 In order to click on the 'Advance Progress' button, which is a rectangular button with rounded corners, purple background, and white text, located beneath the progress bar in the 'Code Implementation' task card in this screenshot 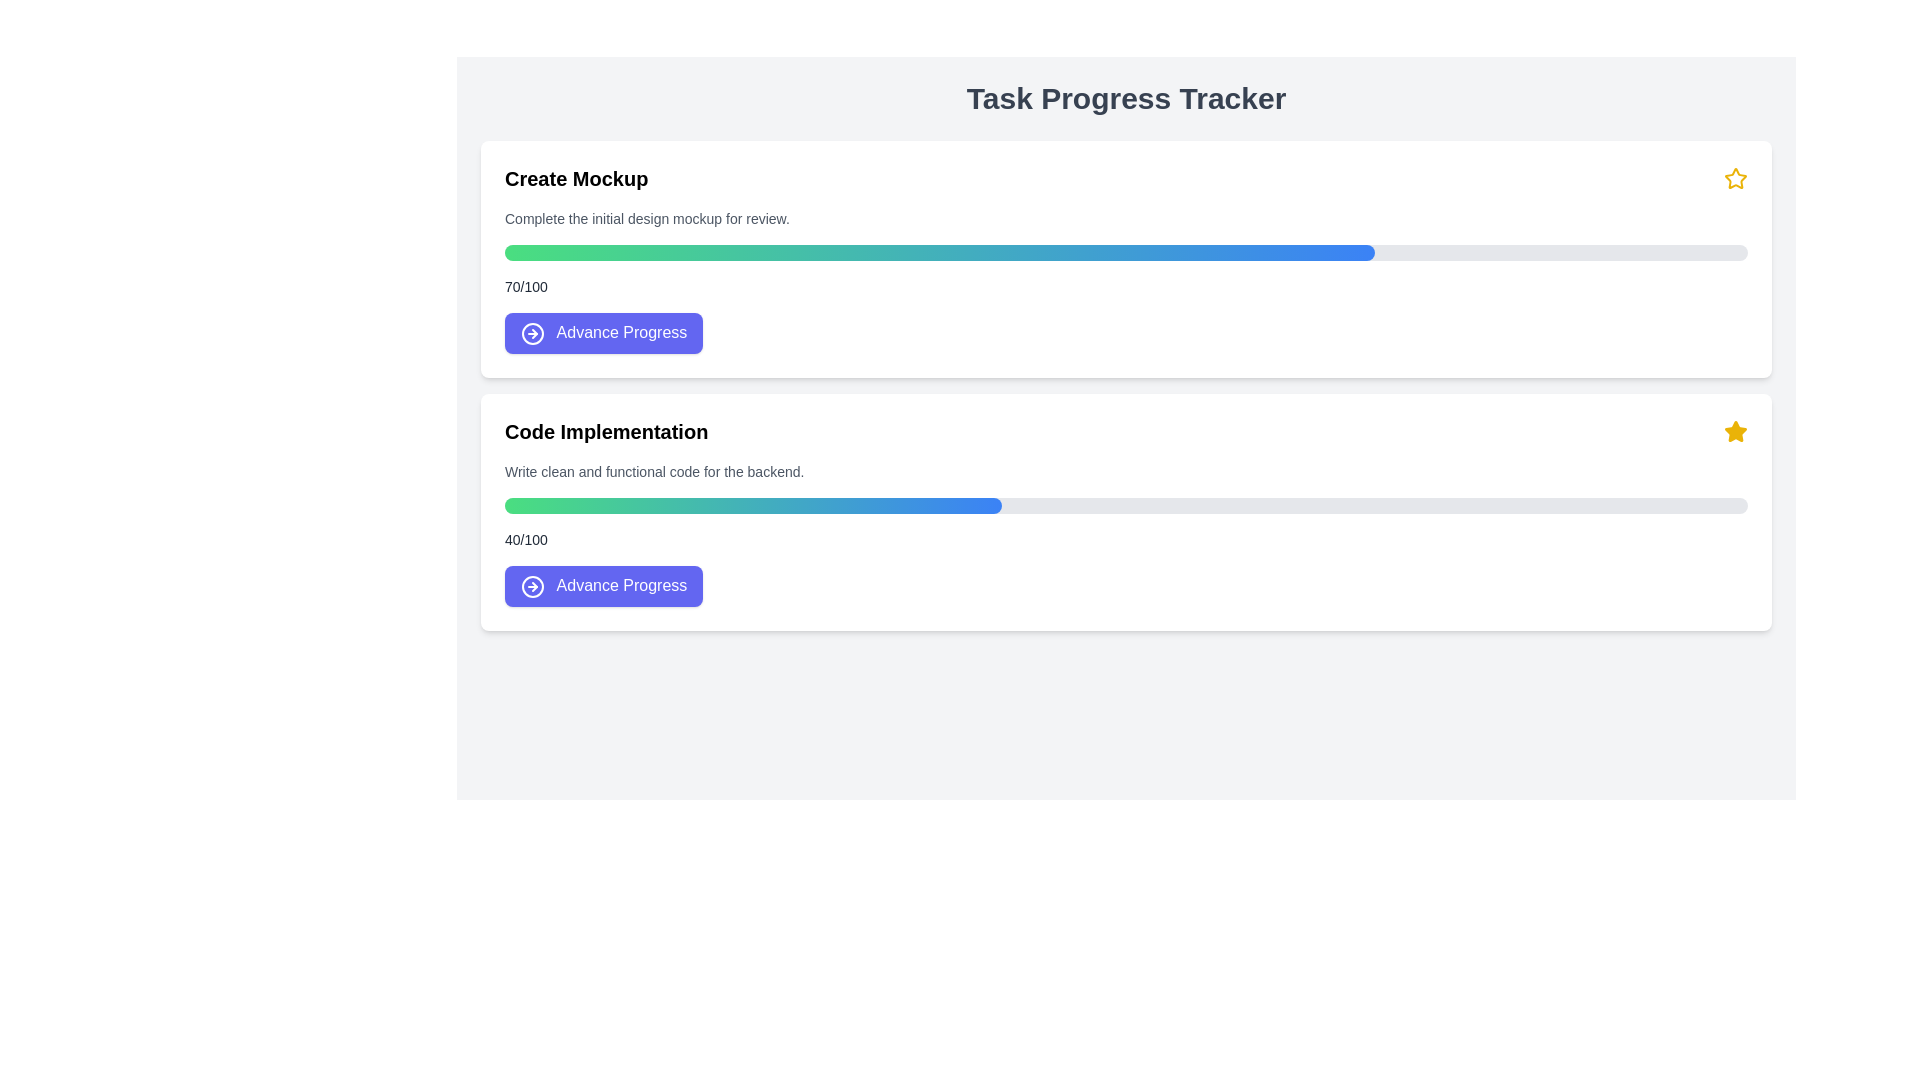, I will do `click(603, 585)`.